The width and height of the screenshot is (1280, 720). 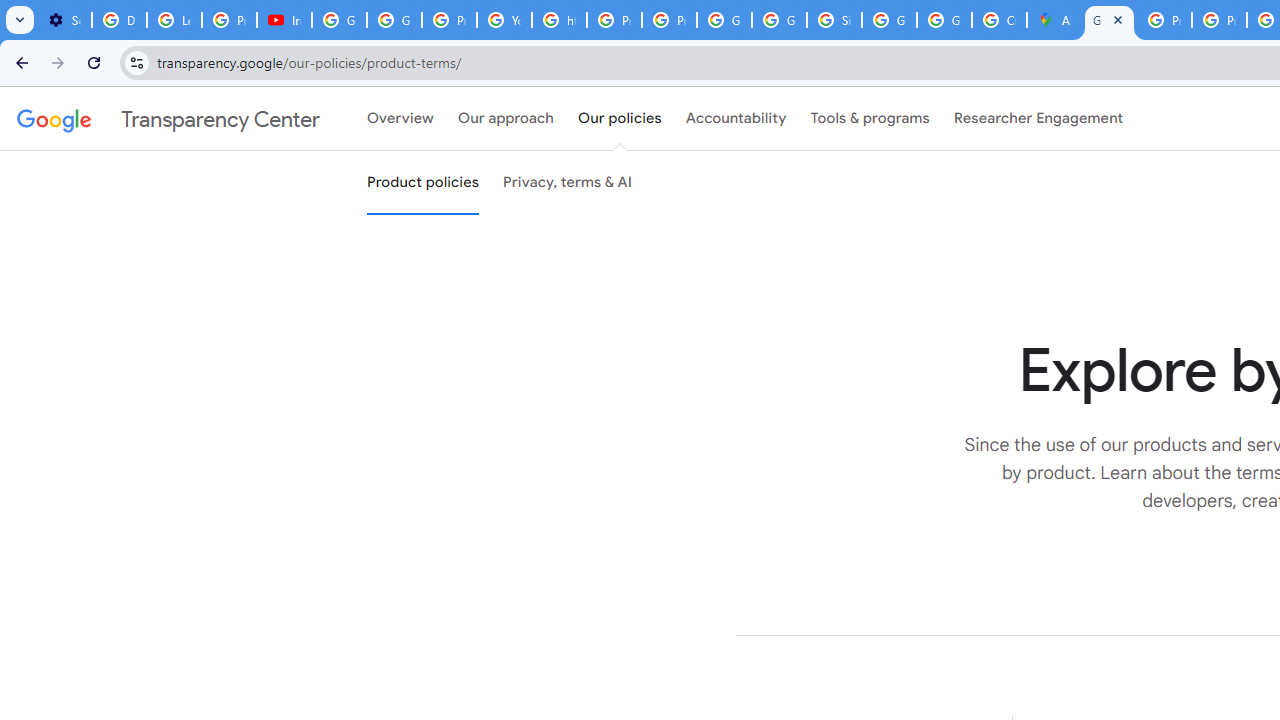 What do you see at coordinates (619, 119) in the screenshot?
I see `'Our policies'` at bounding box center [619, 119].